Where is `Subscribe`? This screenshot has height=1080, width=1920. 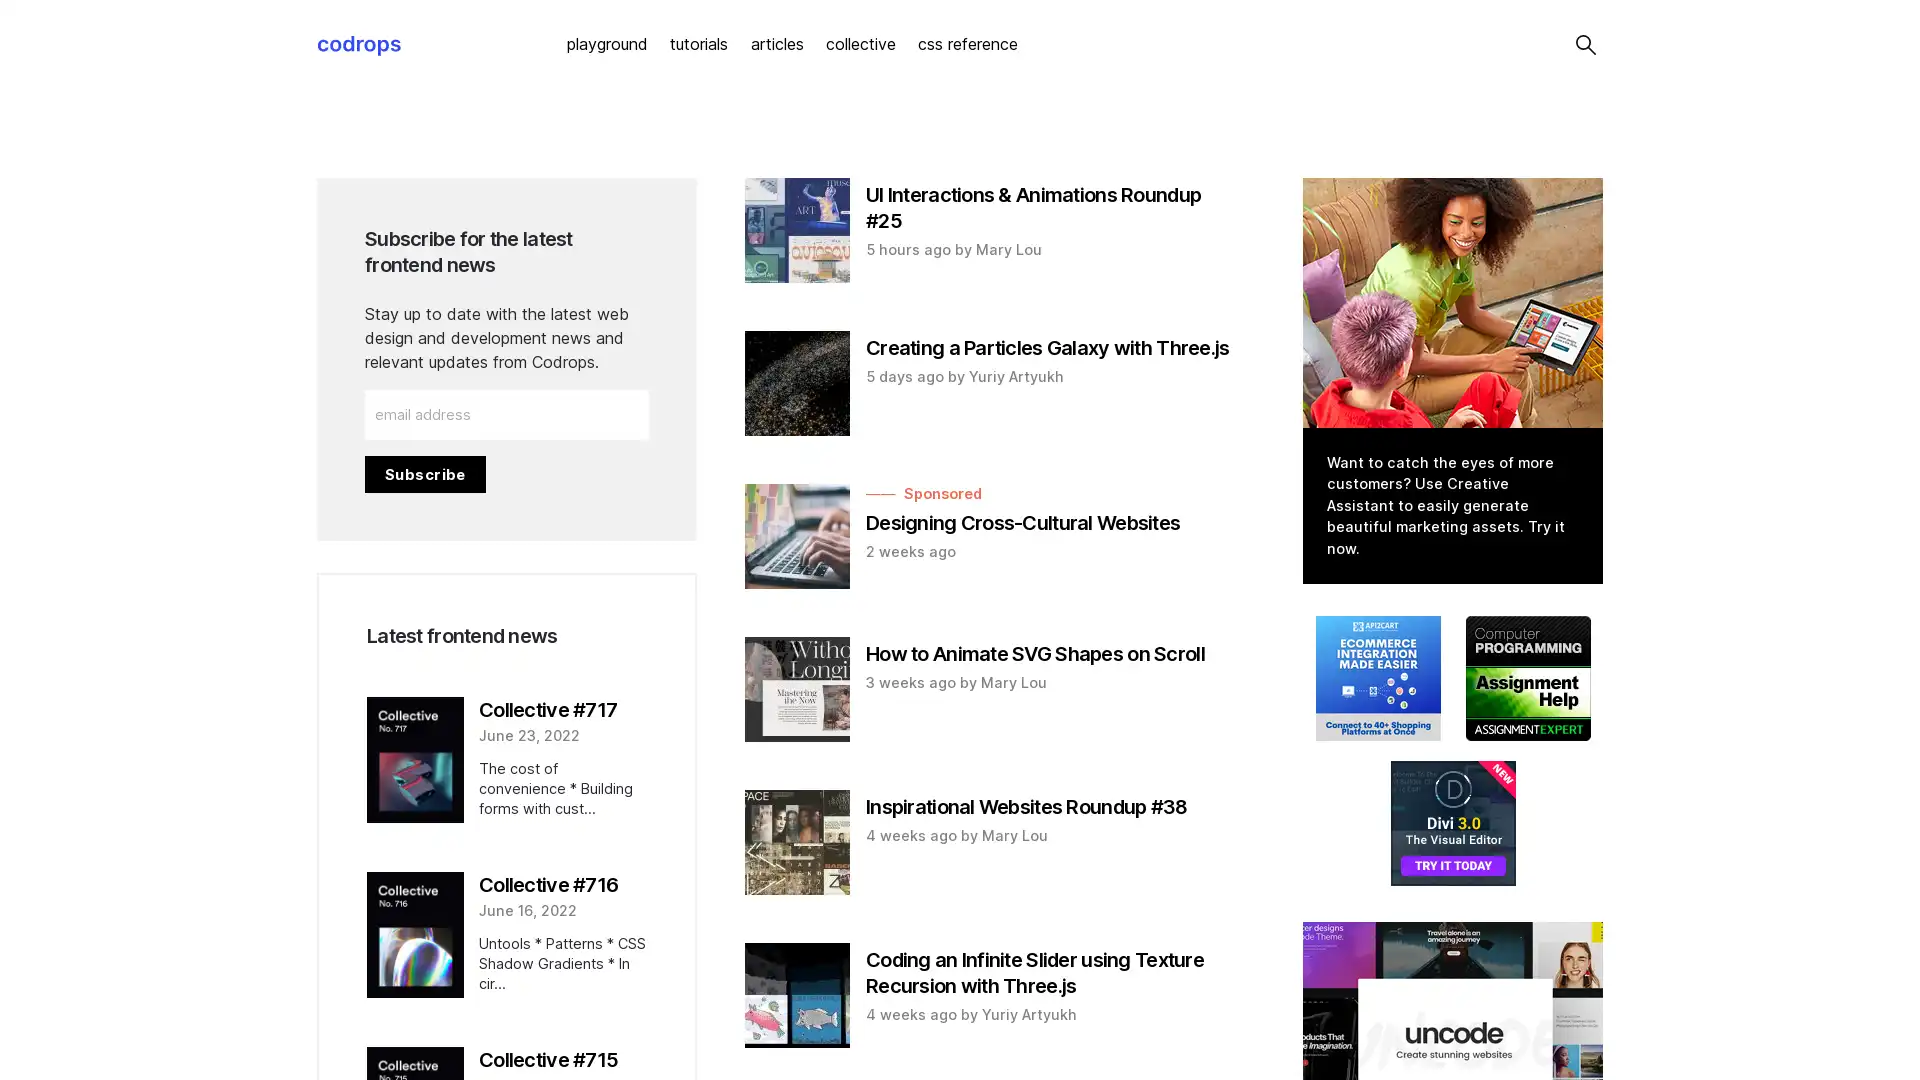 Subscribe is located at coordinates (424, 473).